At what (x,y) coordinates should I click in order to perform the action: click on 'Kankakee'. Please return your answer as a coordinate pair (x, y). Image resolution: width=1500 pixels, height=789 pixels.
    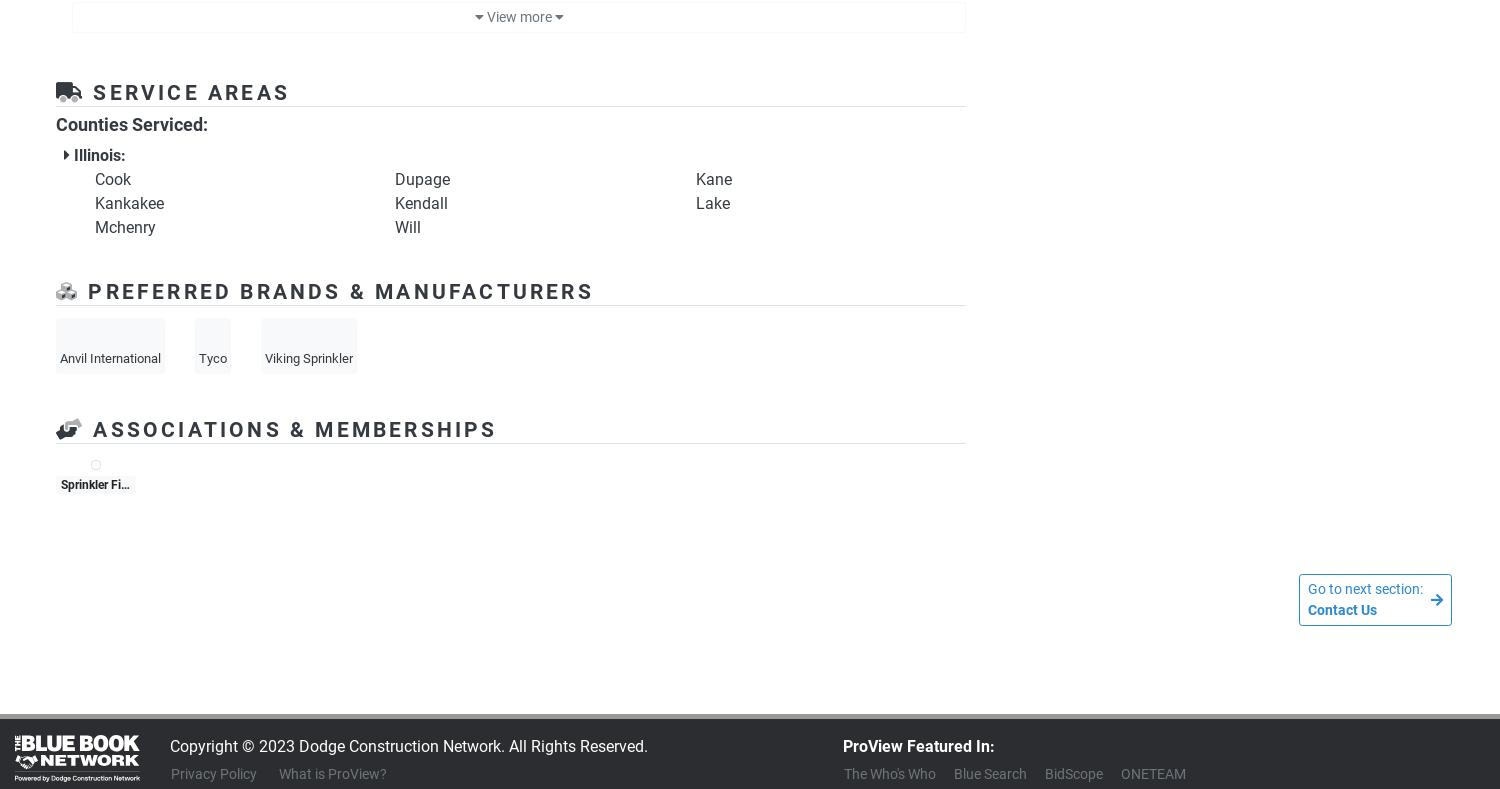
    Looking at the image, I should click on (129, 202).